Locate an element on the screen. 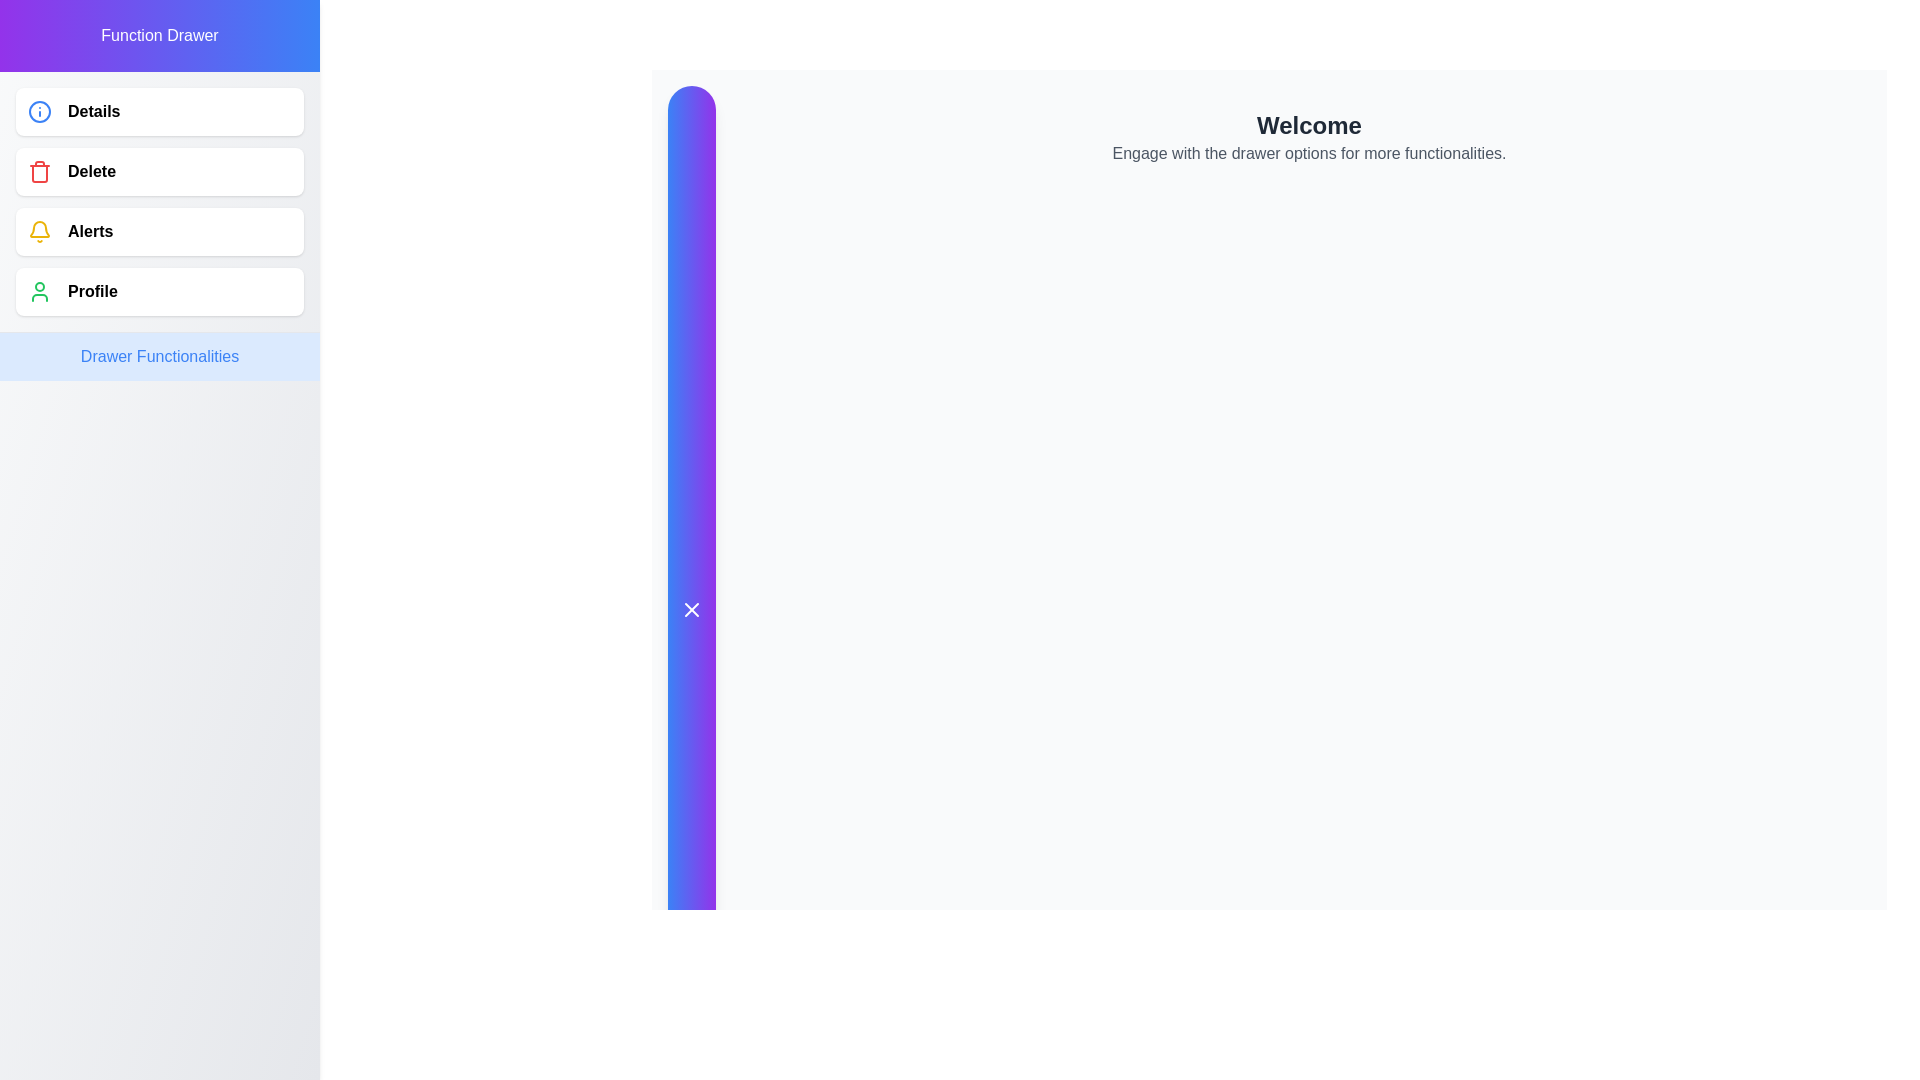  the text label displaying 'Engage with the drawer options for more functionalities.' positioned just below the 'Welcome' header is located at coordinates (1309, 153).